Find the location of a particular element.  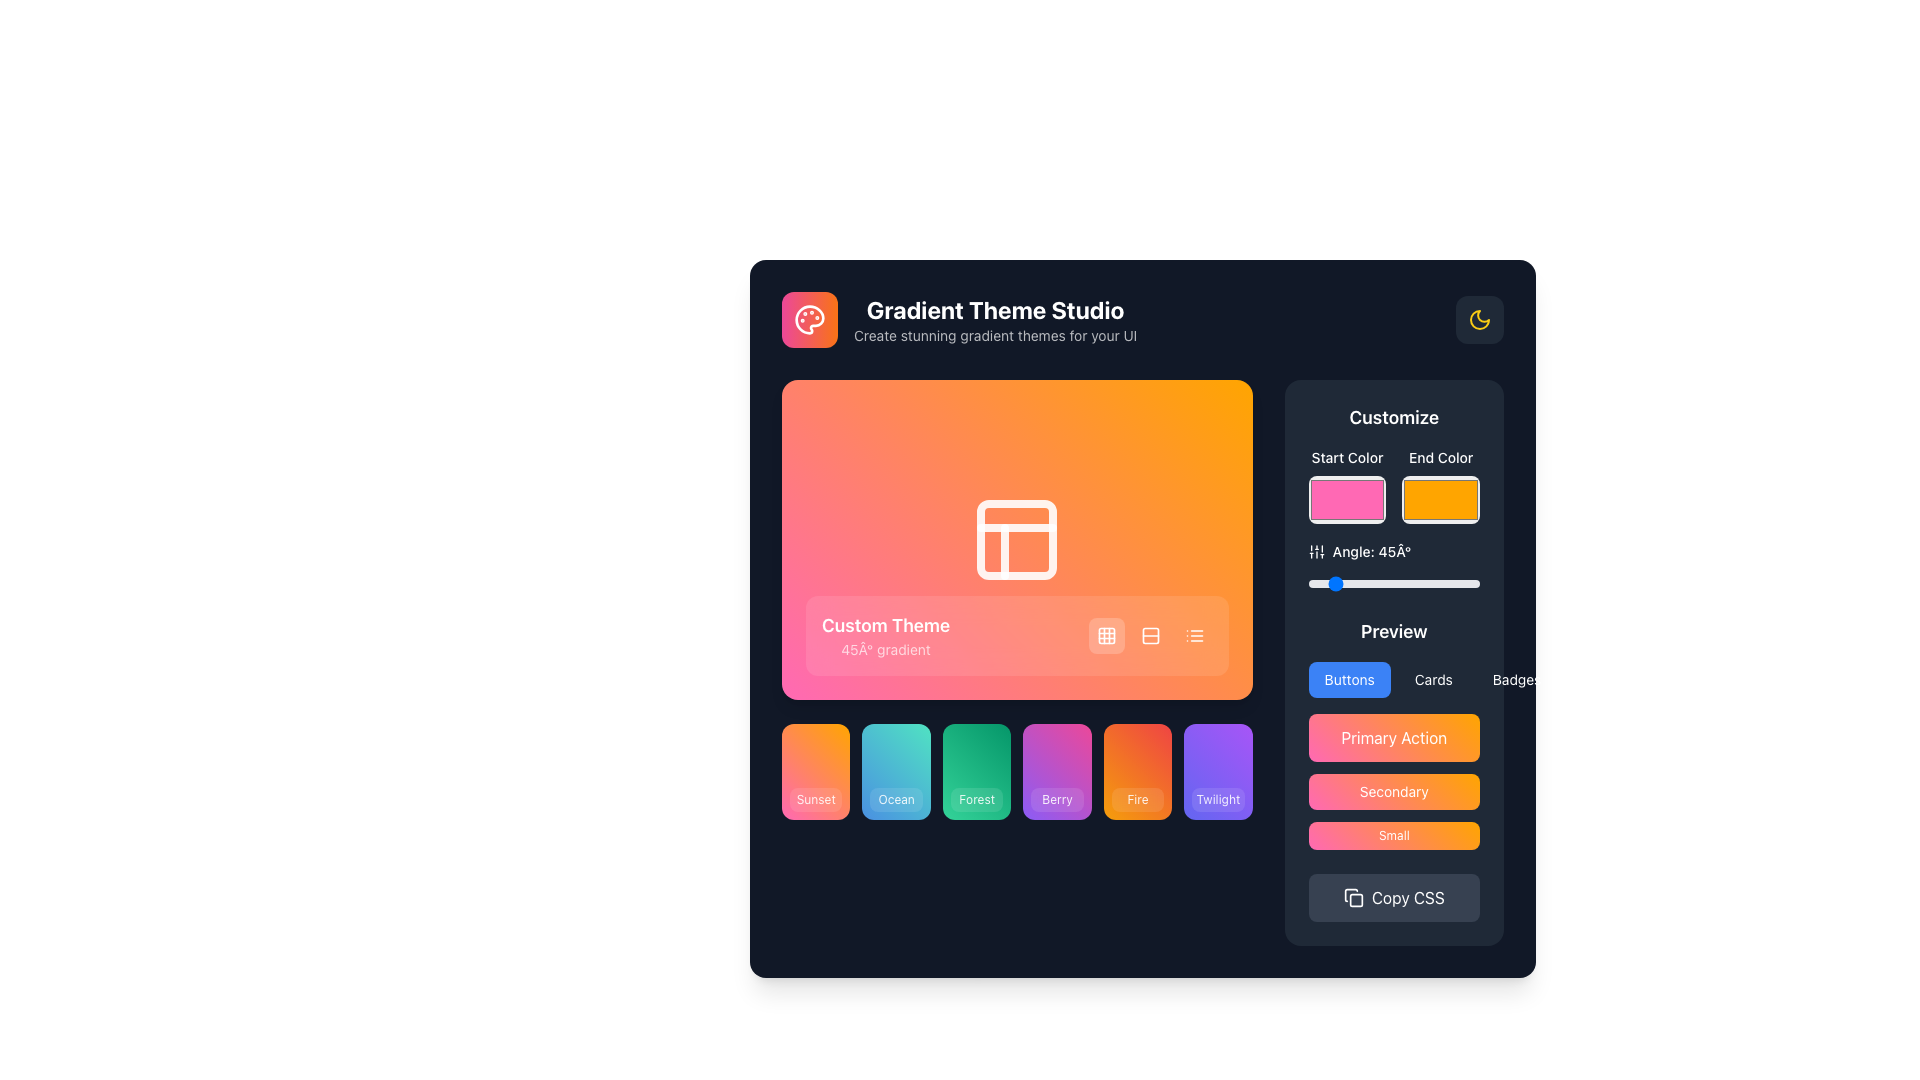

angle is located at coordinates (1354, 583).